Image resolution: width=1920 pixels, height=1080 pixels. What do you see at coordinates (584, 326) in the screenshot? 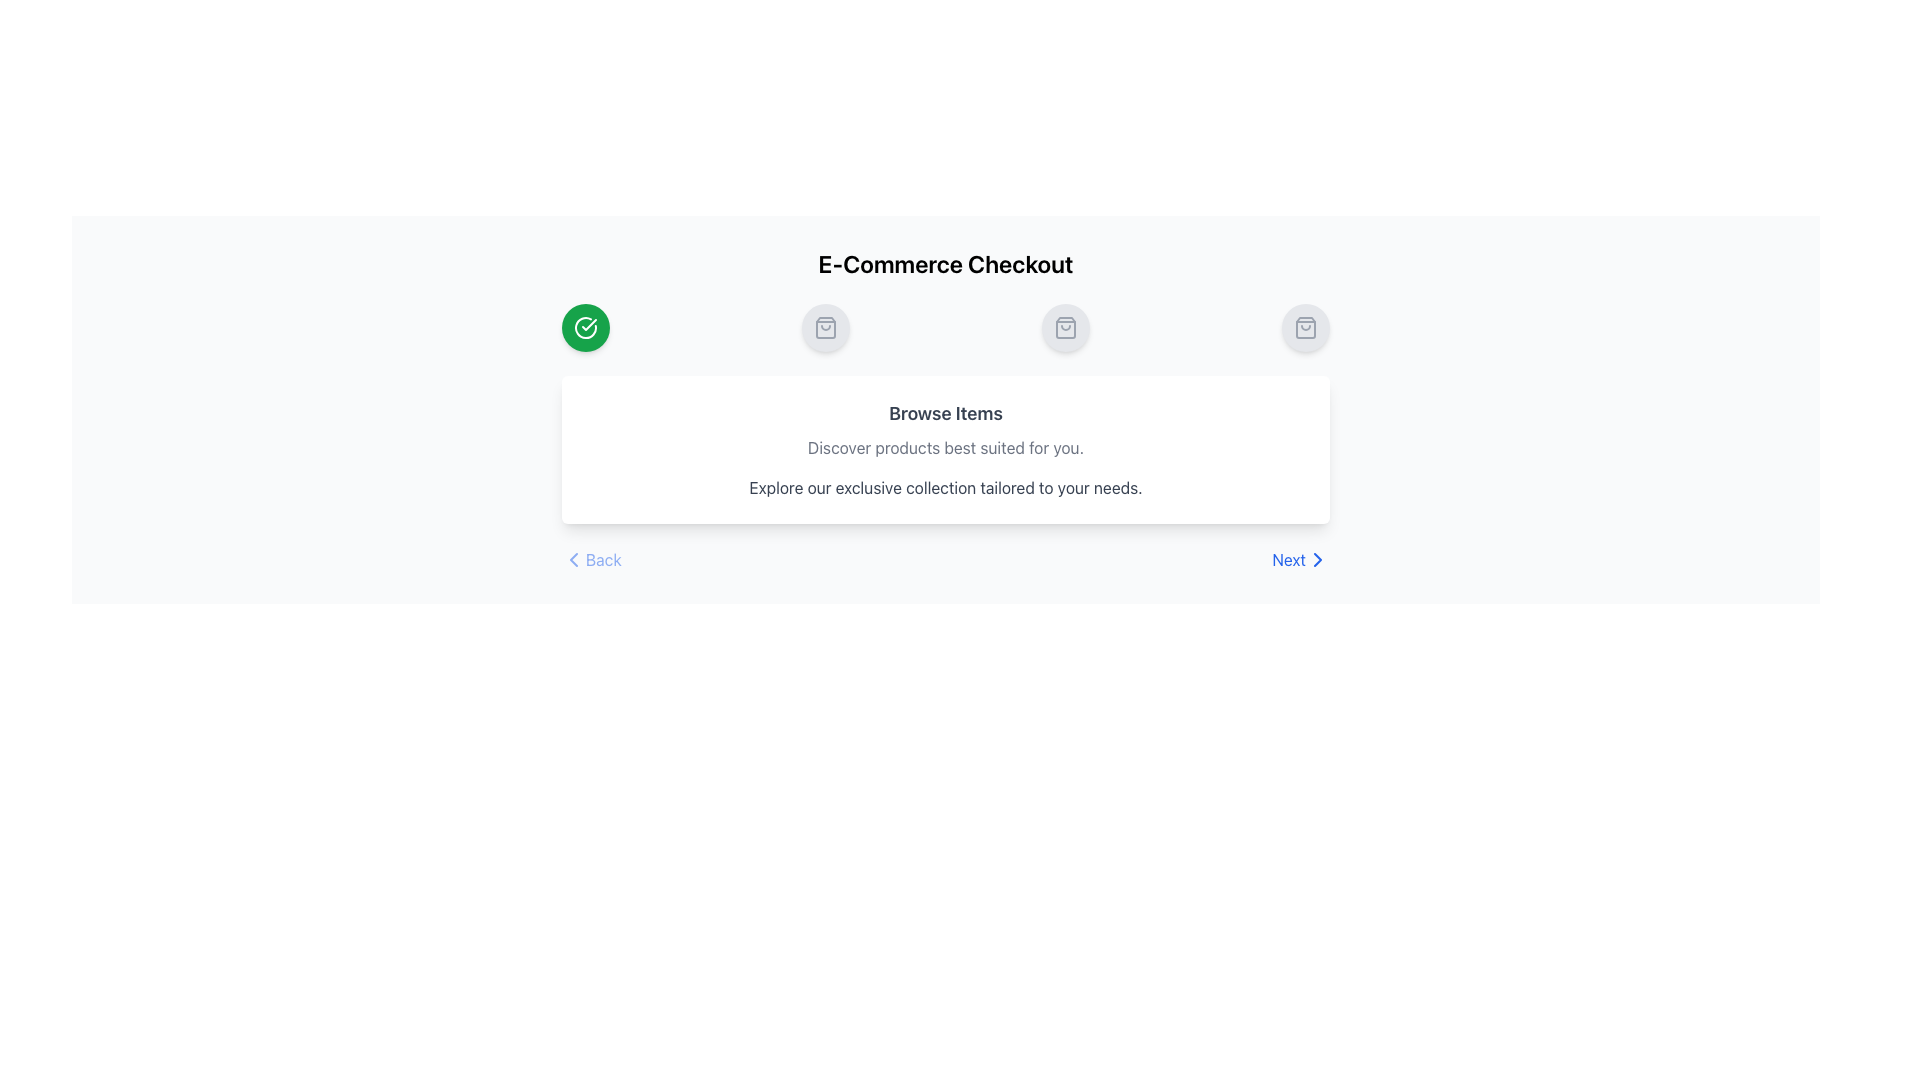
I see `the status represented by the first step marker icon, which has a checkmark indicating completion, located slightly below the 'E-Commerce Checkout' heading` at bounding box center [584, 326].